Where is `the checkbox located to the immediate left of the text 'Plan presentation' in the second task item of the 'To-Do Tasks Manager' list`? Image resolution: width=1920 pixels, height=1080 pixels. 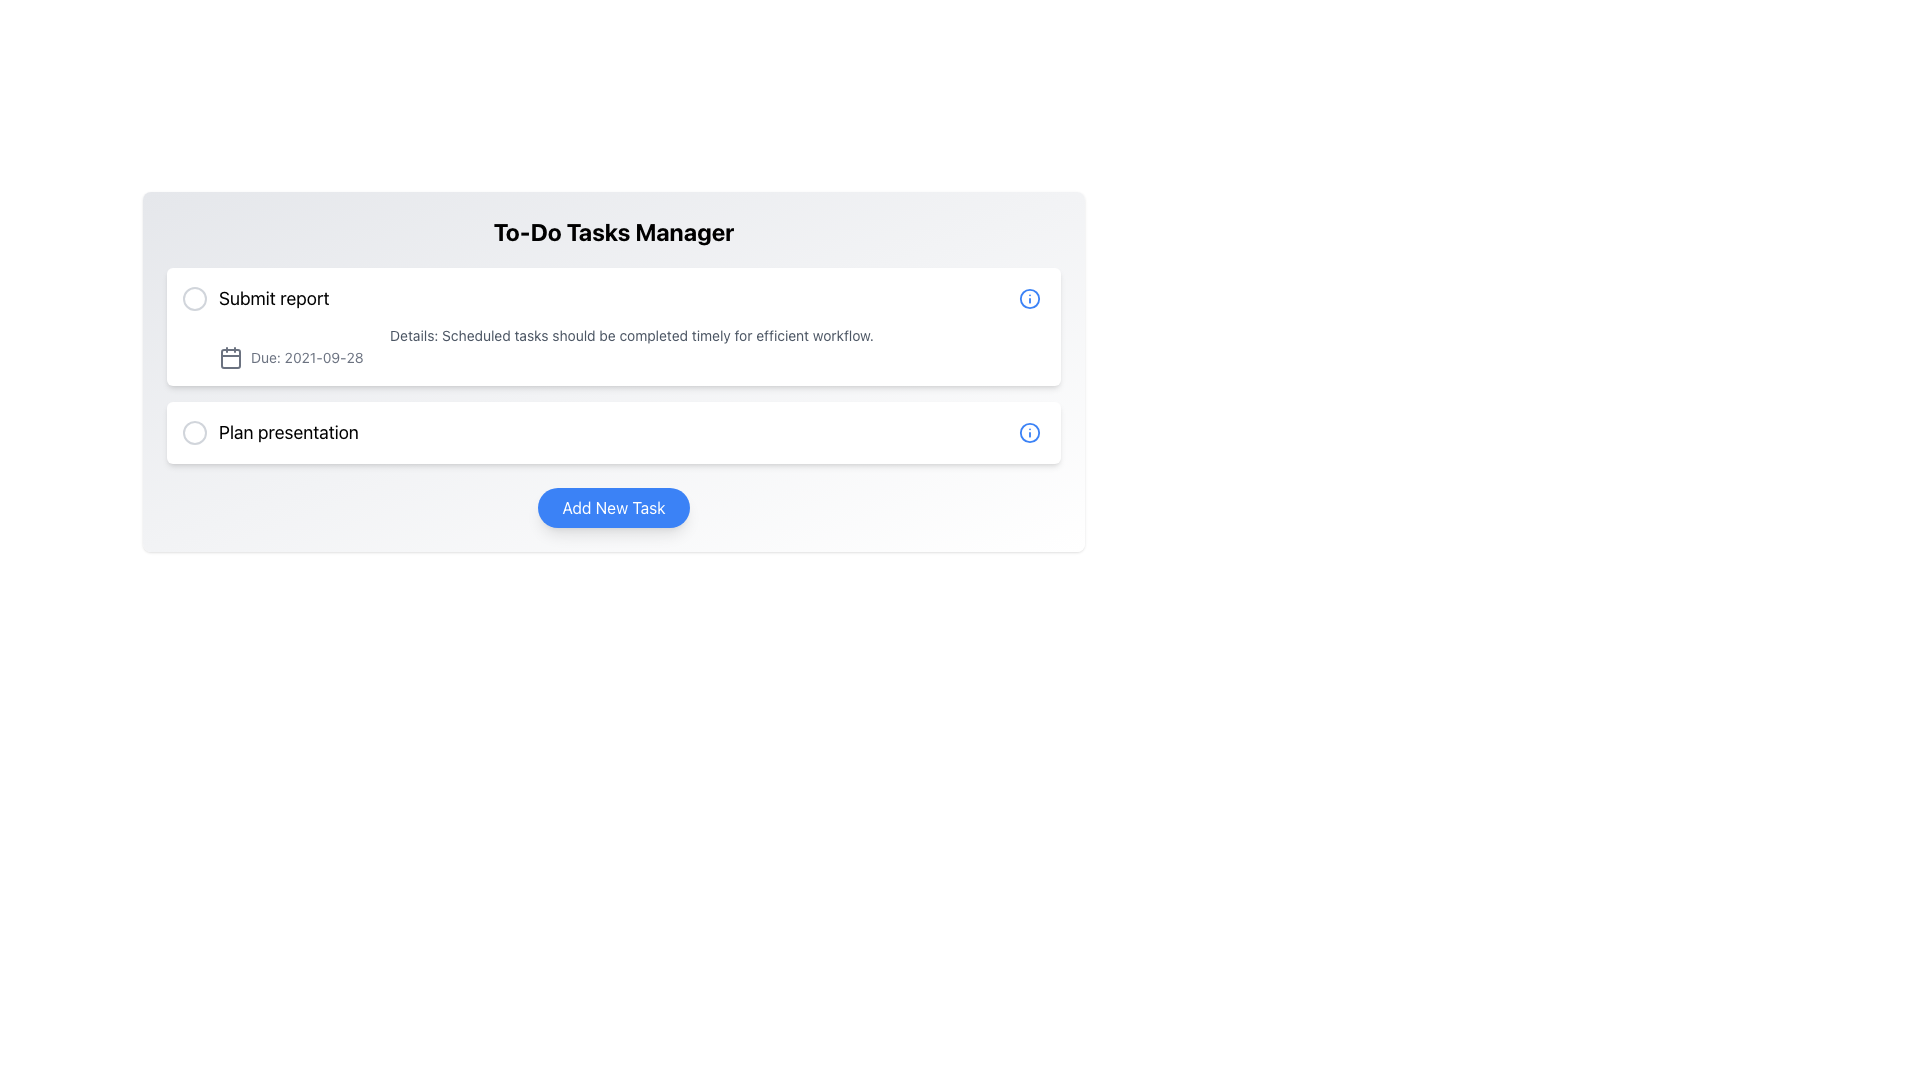
the checkbox located to the immediate left of the text 'Plan presentation' in the second task item of the 'To-Do Tasks Manager' list is located at coordinates (195, 431).